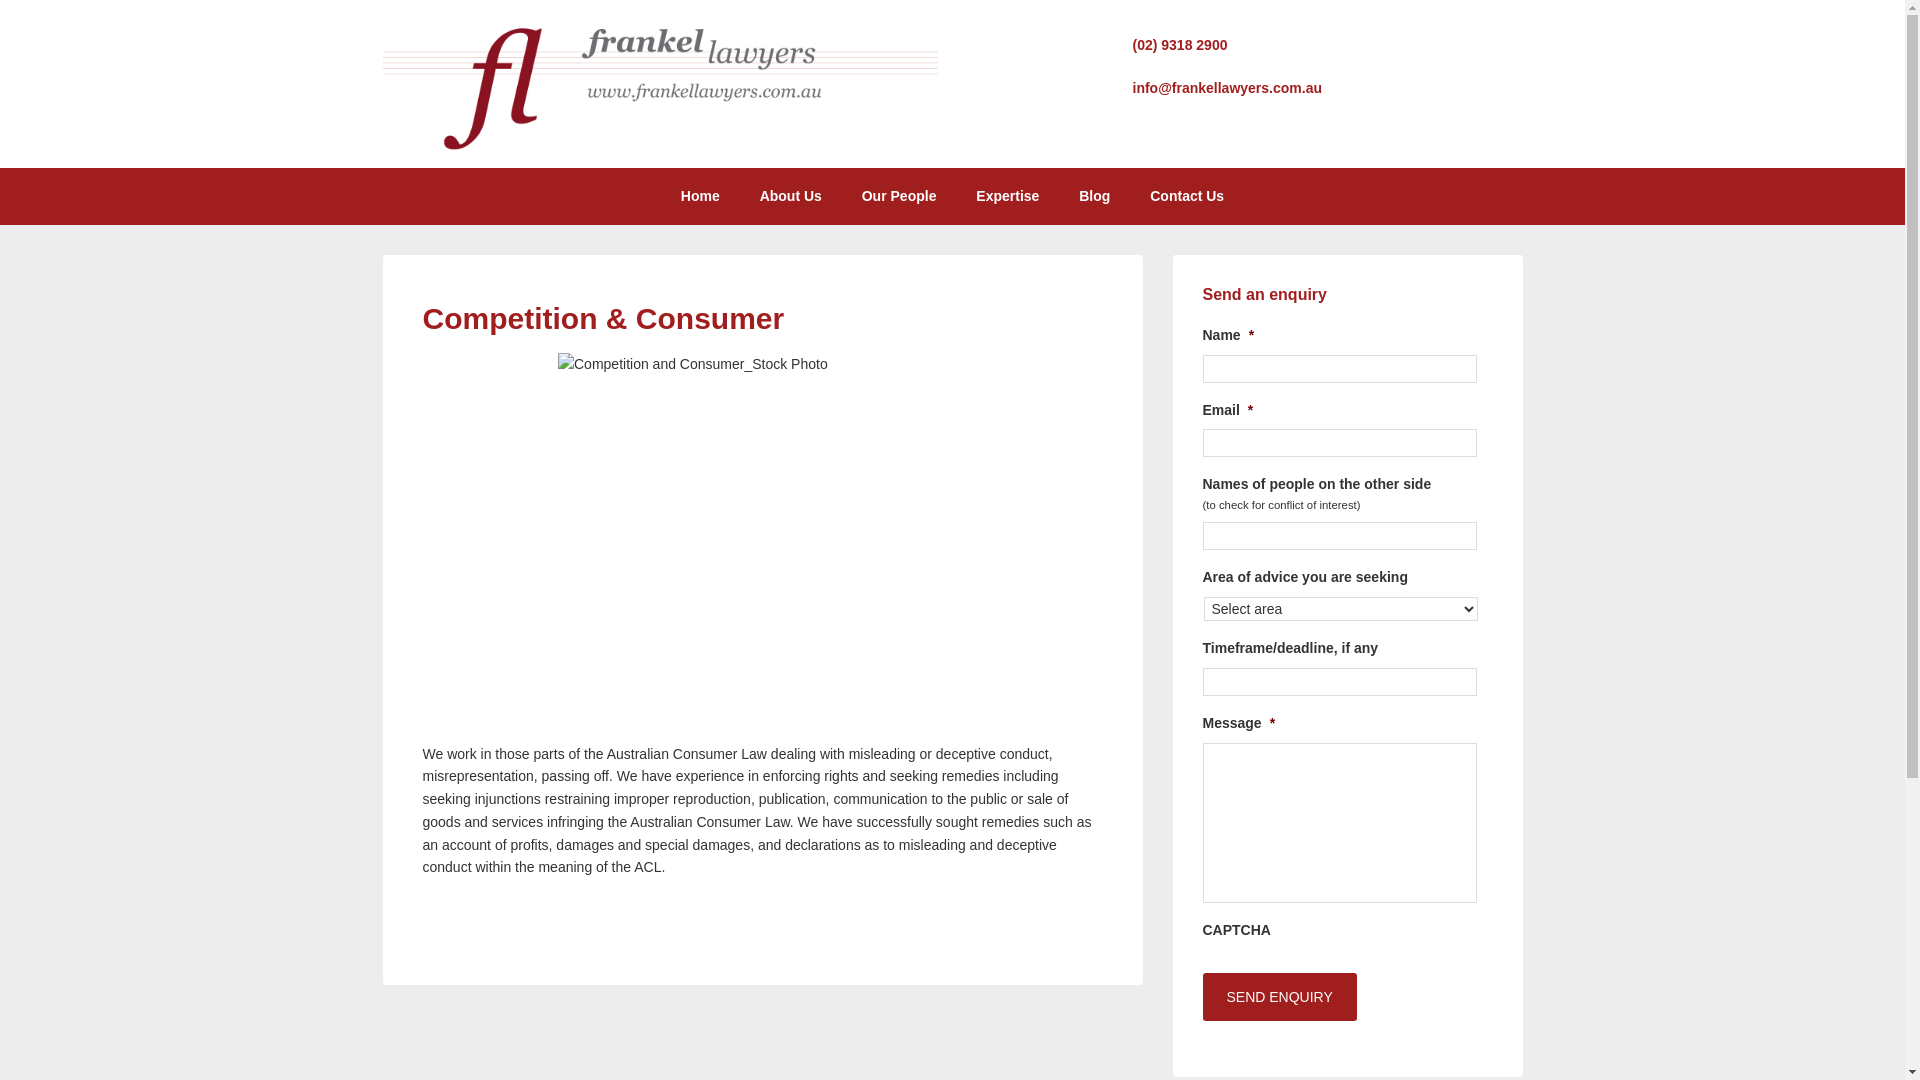  What do you see at coordinates (1277, 996) in the screenshot?
I see `'Send enquiry'` at bounding box center [1277, 996].